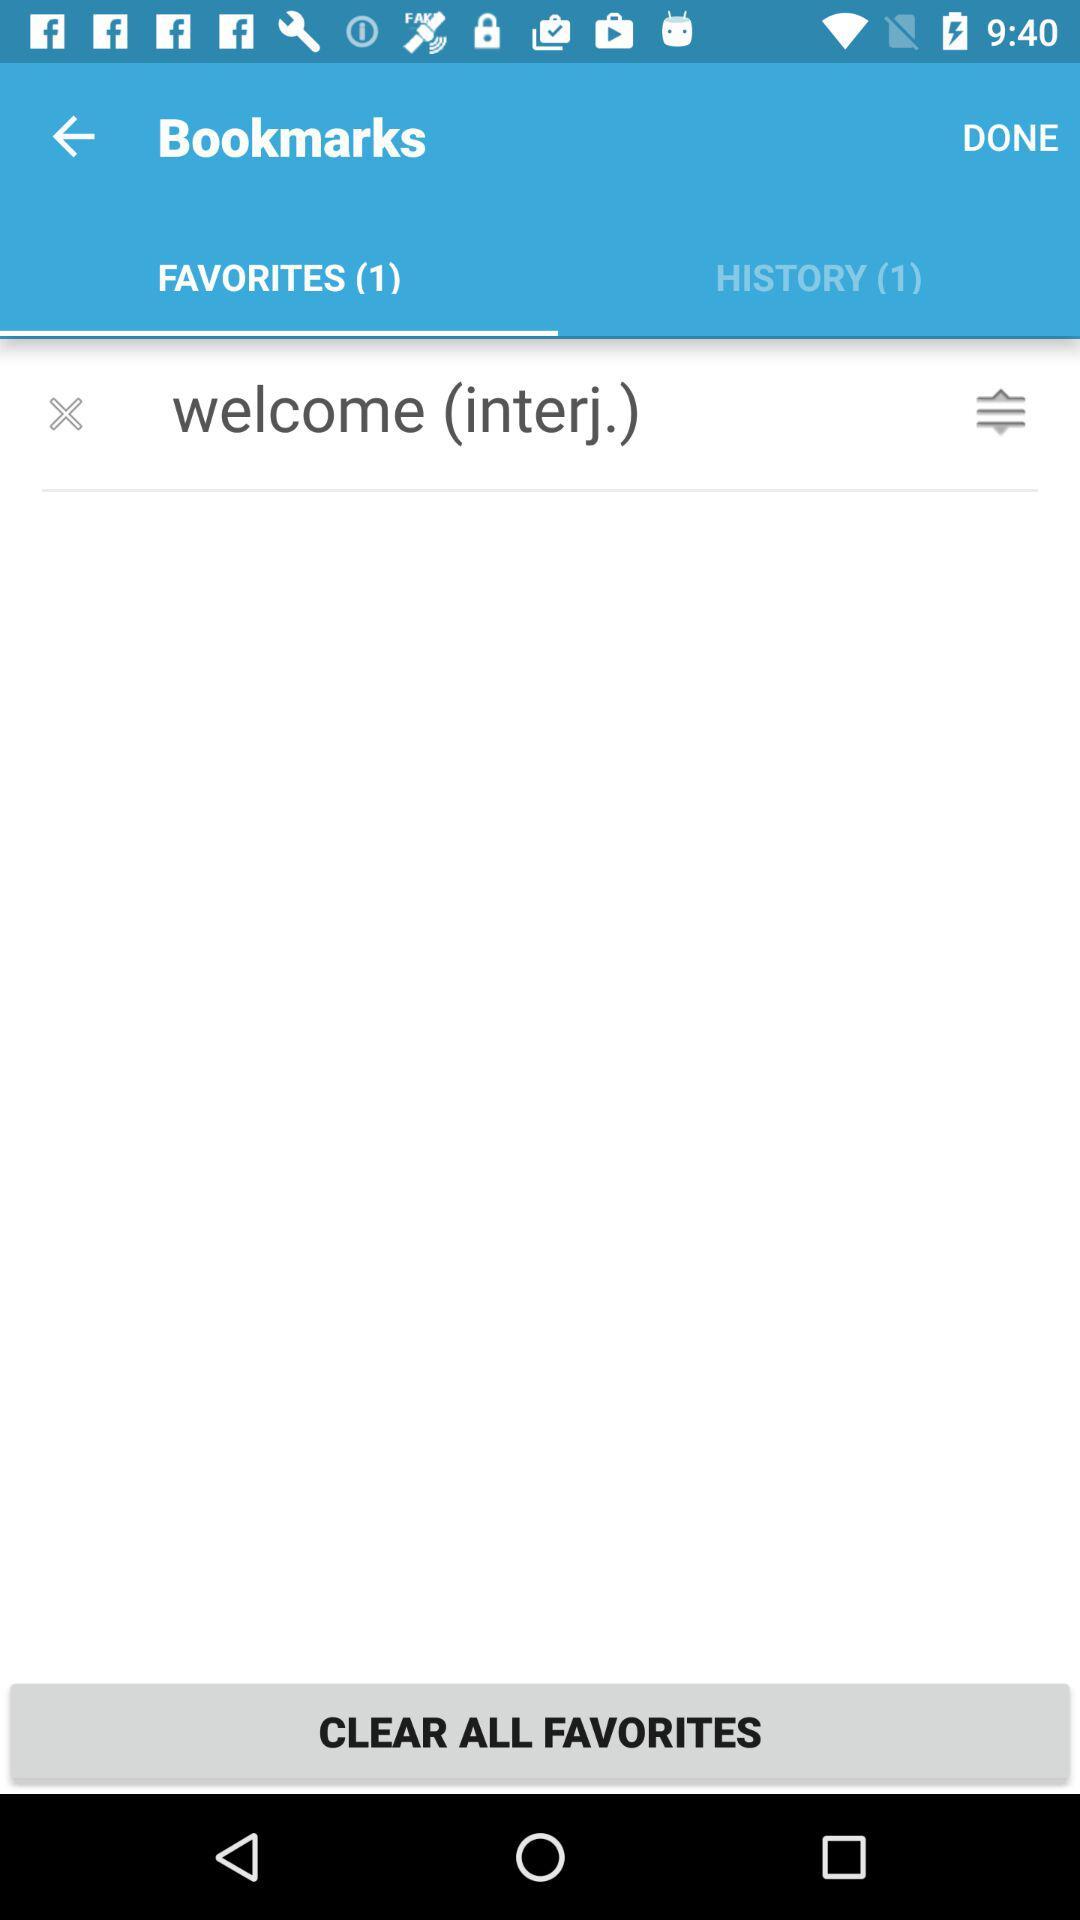 Image resolution: width=1080 pixels, height=1920 pixels. I want to click on the history (1), so click(818, 272).